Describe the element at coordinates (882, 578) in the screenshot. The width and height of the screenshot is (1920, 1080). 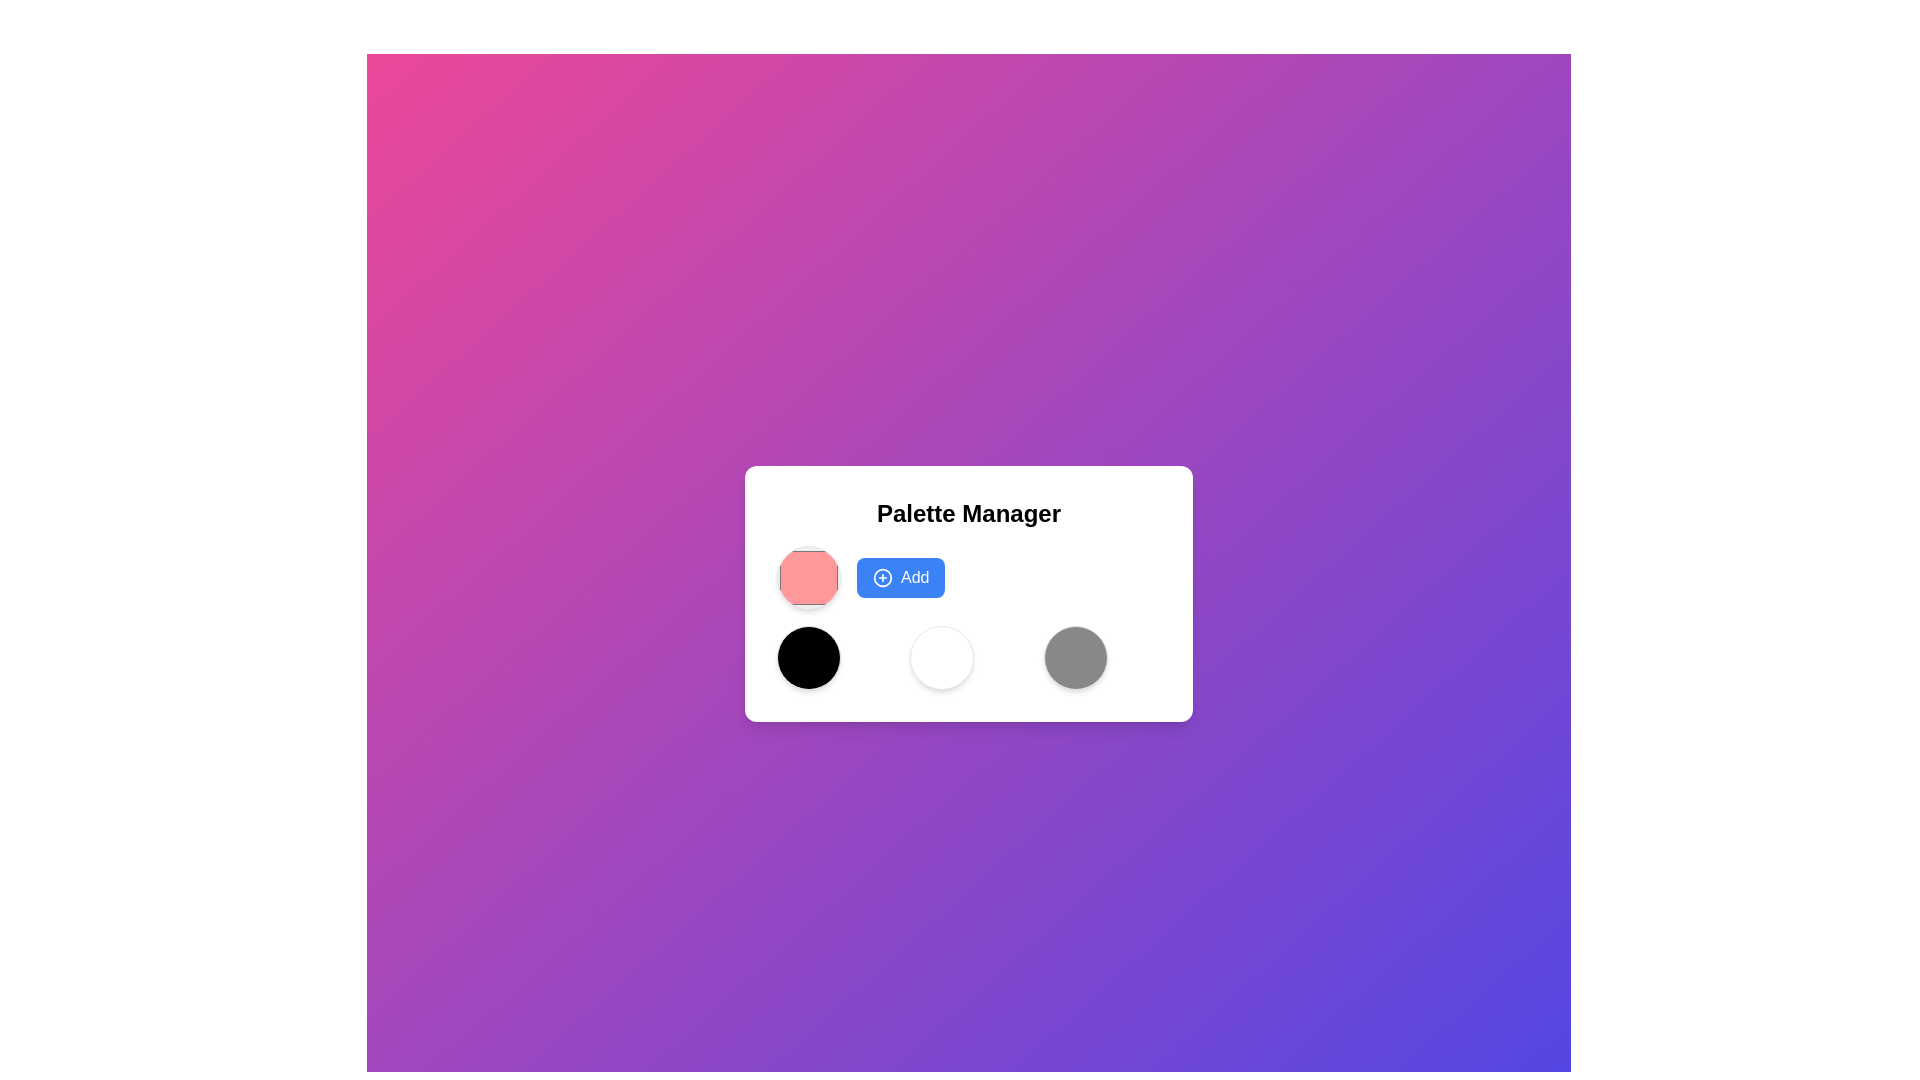
I see `the Circle component of the 'Add' icon, which is part of the SVG representation located to the right of the palette color block and to the left of the 'Add' button within the modal` at that location.